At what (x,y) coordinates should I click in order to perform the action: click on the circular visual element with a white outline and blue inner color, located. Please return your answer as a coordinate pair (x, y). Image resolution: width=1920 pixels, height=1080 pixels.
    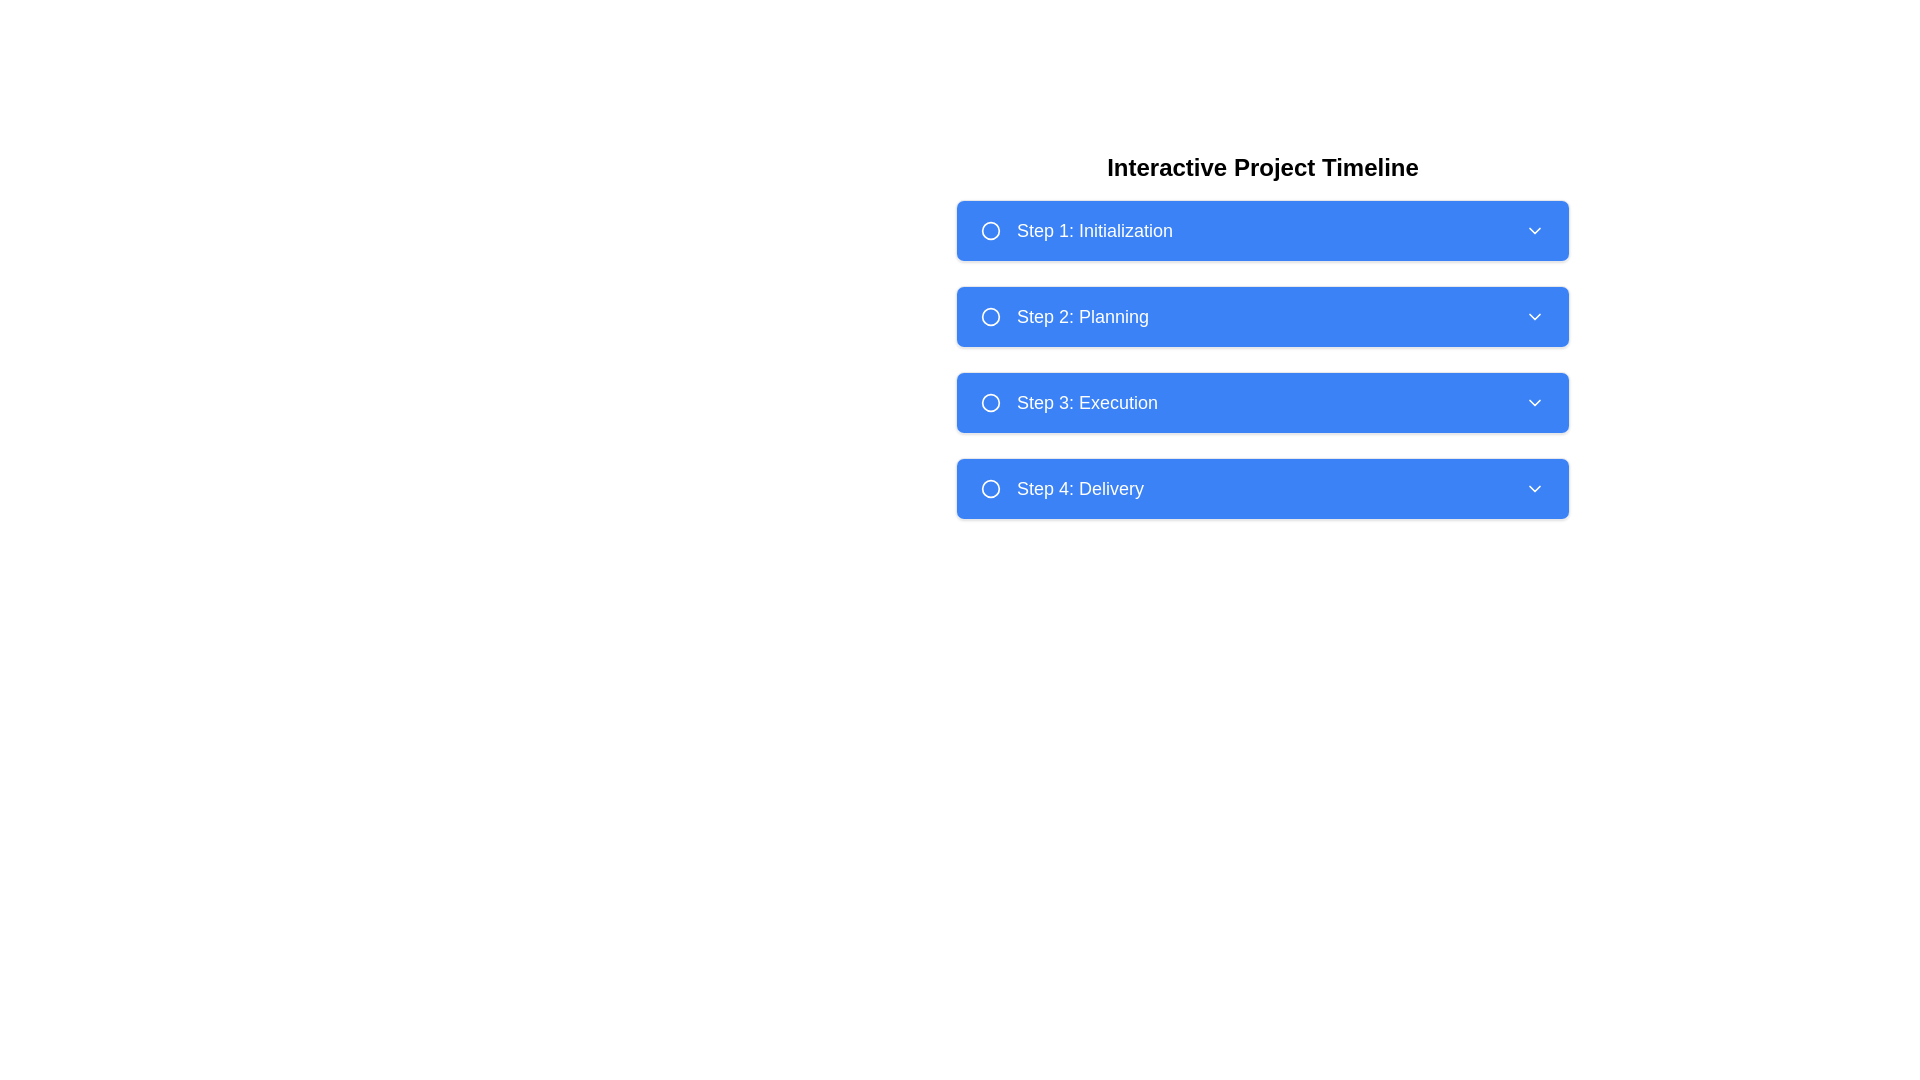
    Looking at the image, I should click on (990, 315).